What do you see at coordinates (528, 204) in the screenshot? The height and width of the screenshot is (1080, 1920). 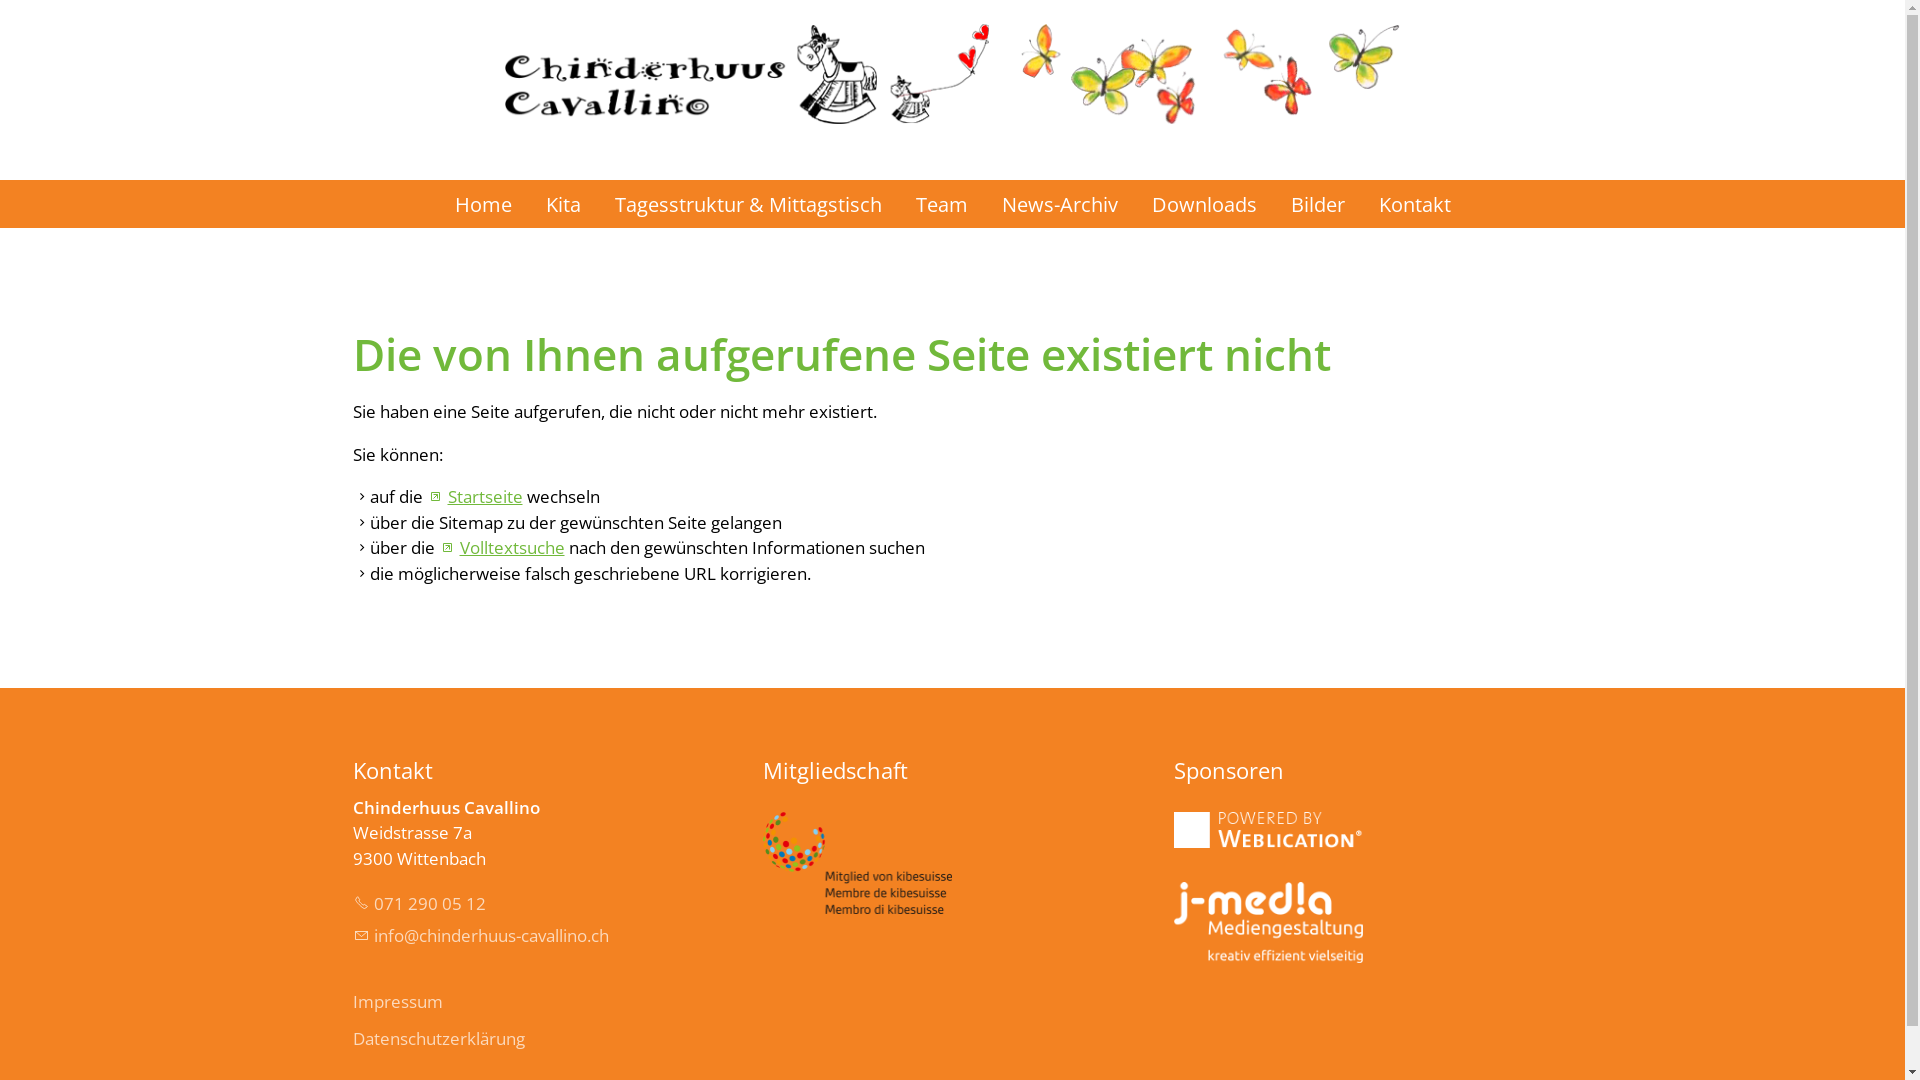 I see `'Kita'` at bounding box center [528, 204].